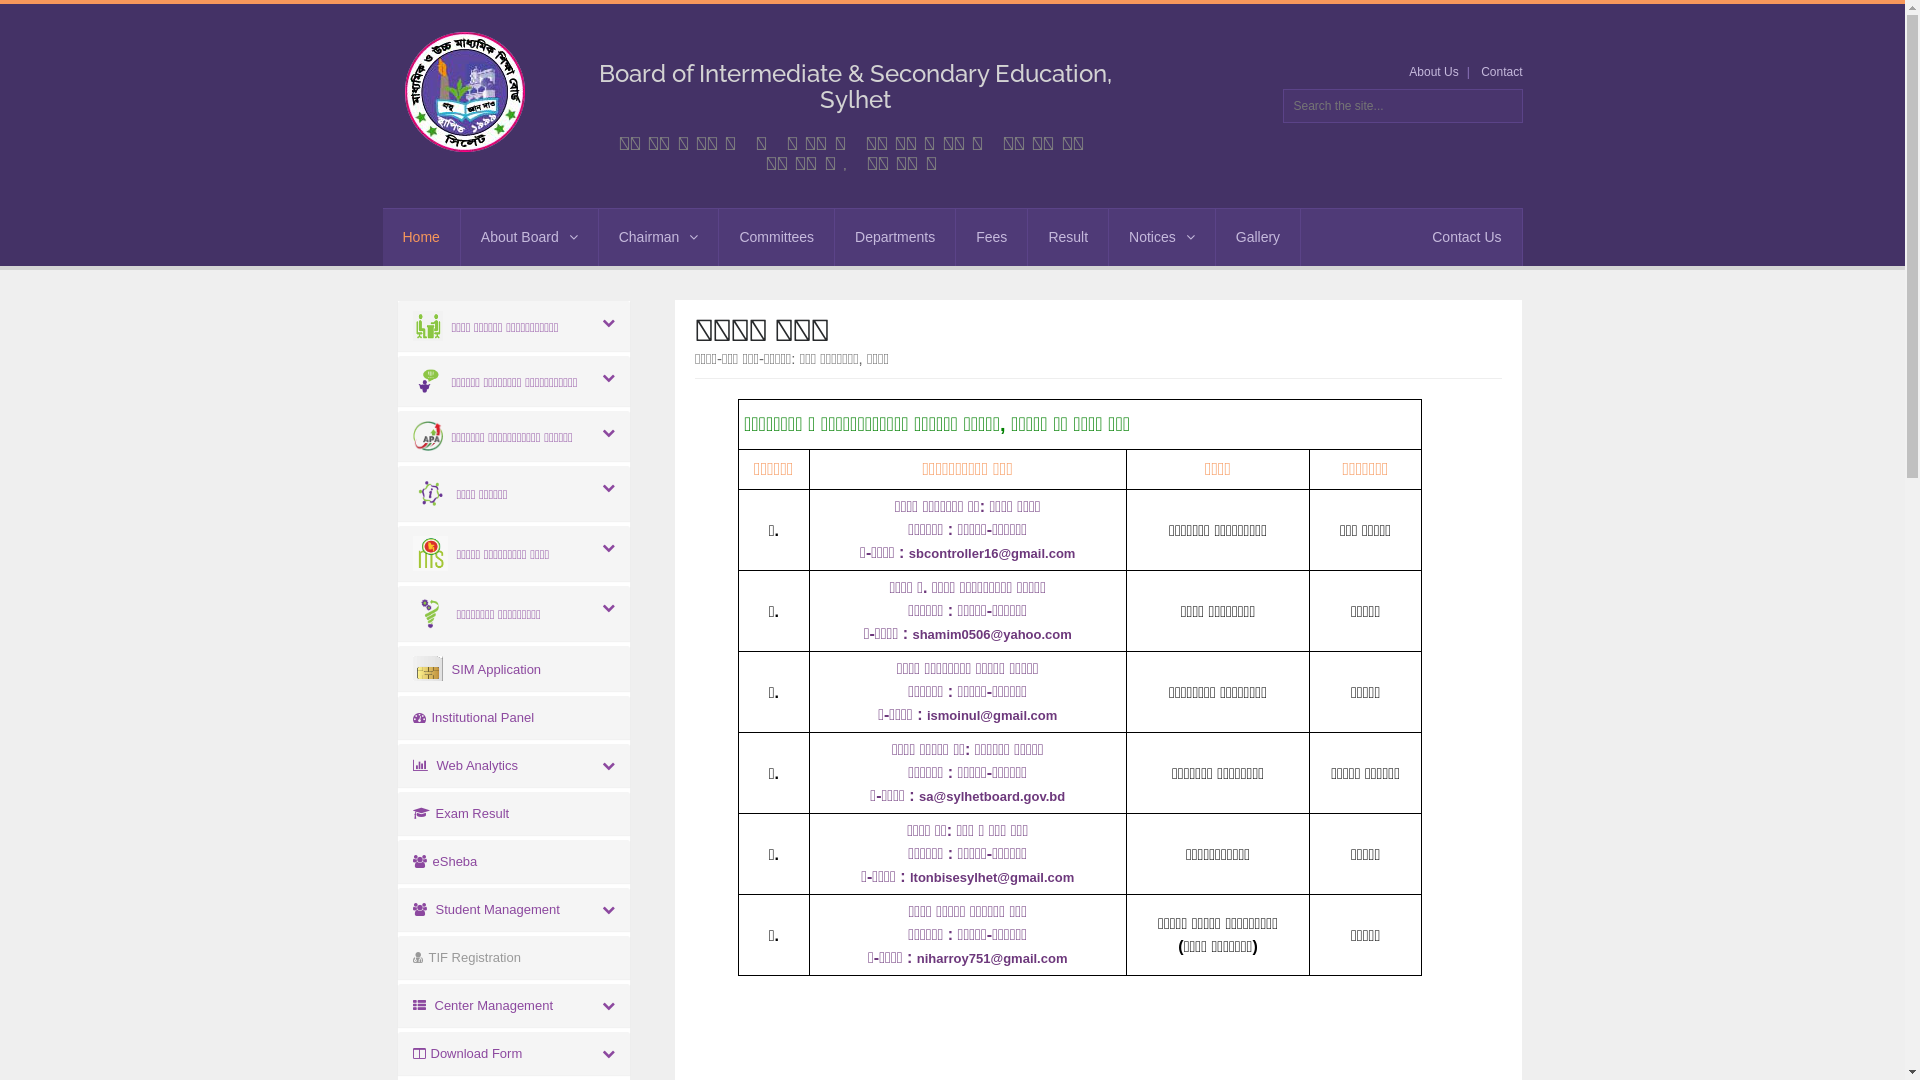  Describe the element at coordinates (1107, 236) in the screenshot. I see `'Notices'` at that location.